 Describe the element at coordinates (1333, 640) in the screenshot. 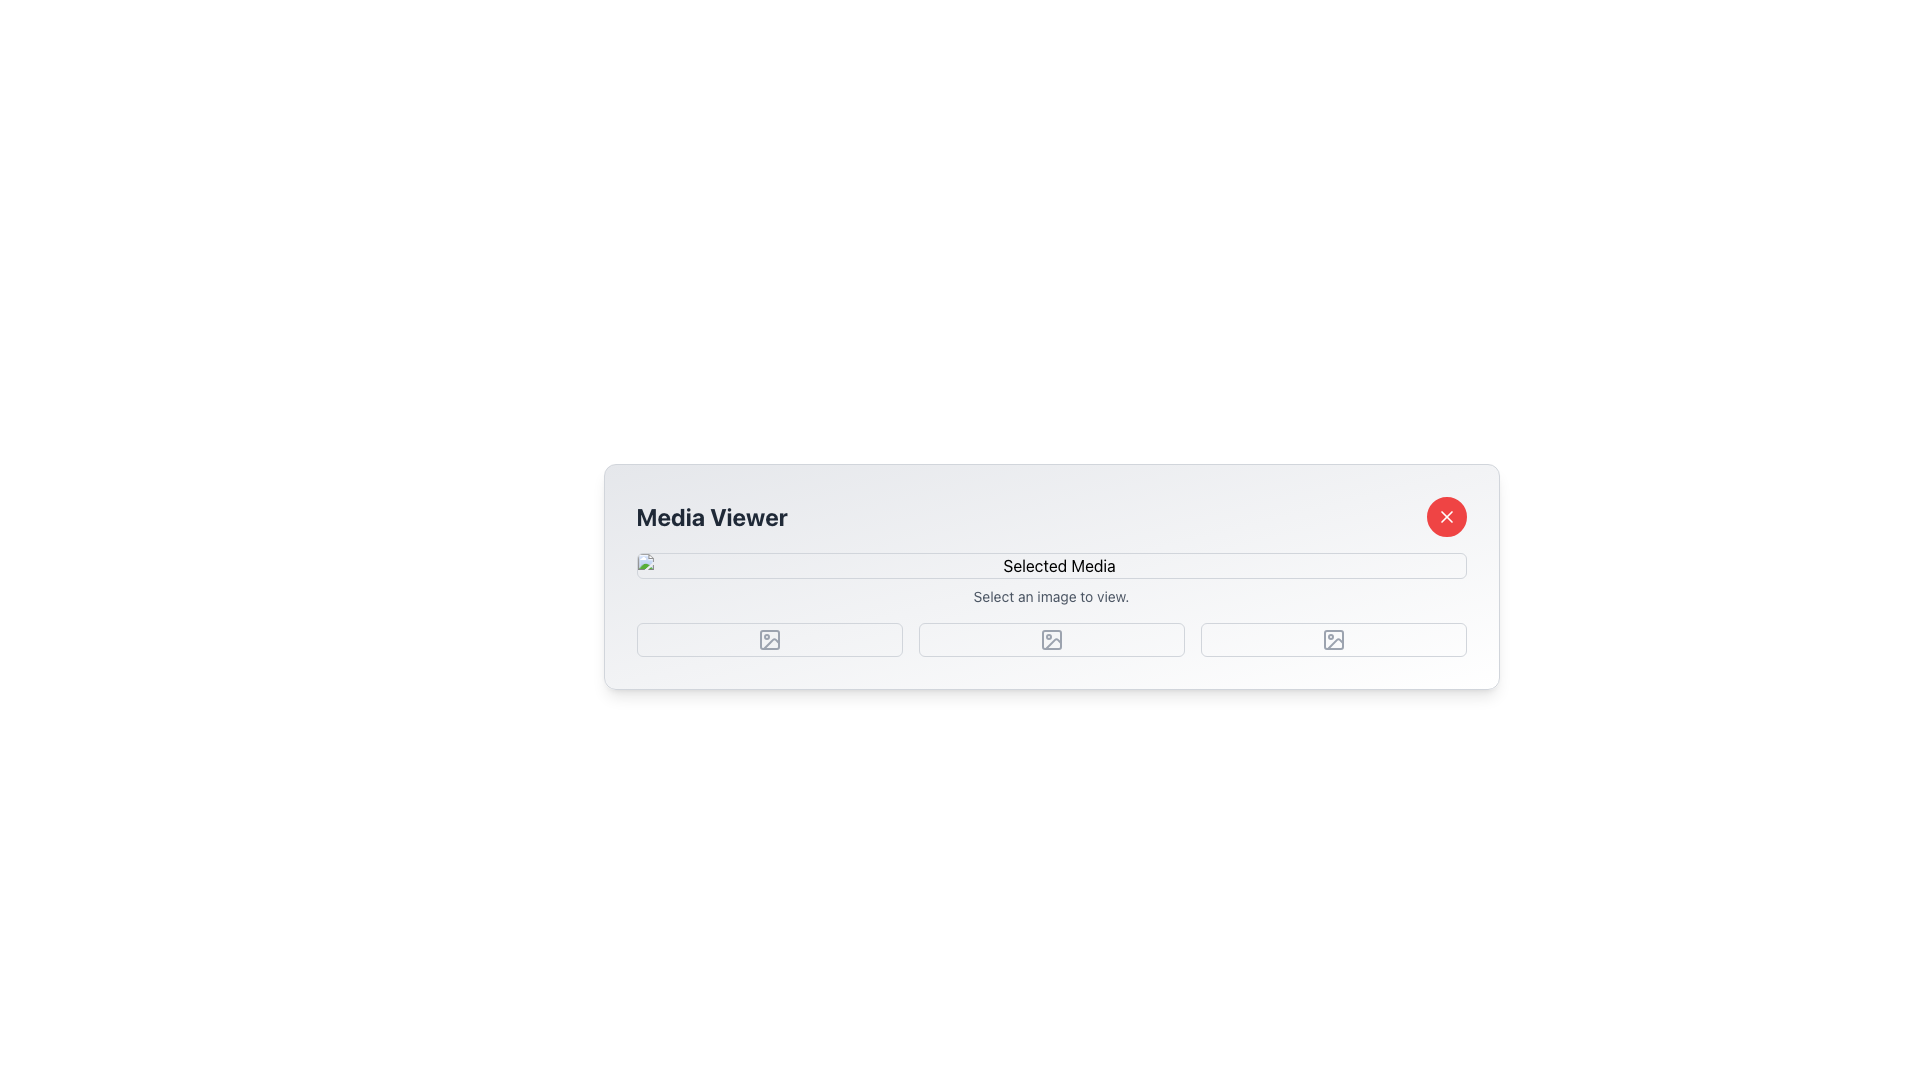

I see `the interactive button in the footer section of the 'Media Viewer' module` at that location.